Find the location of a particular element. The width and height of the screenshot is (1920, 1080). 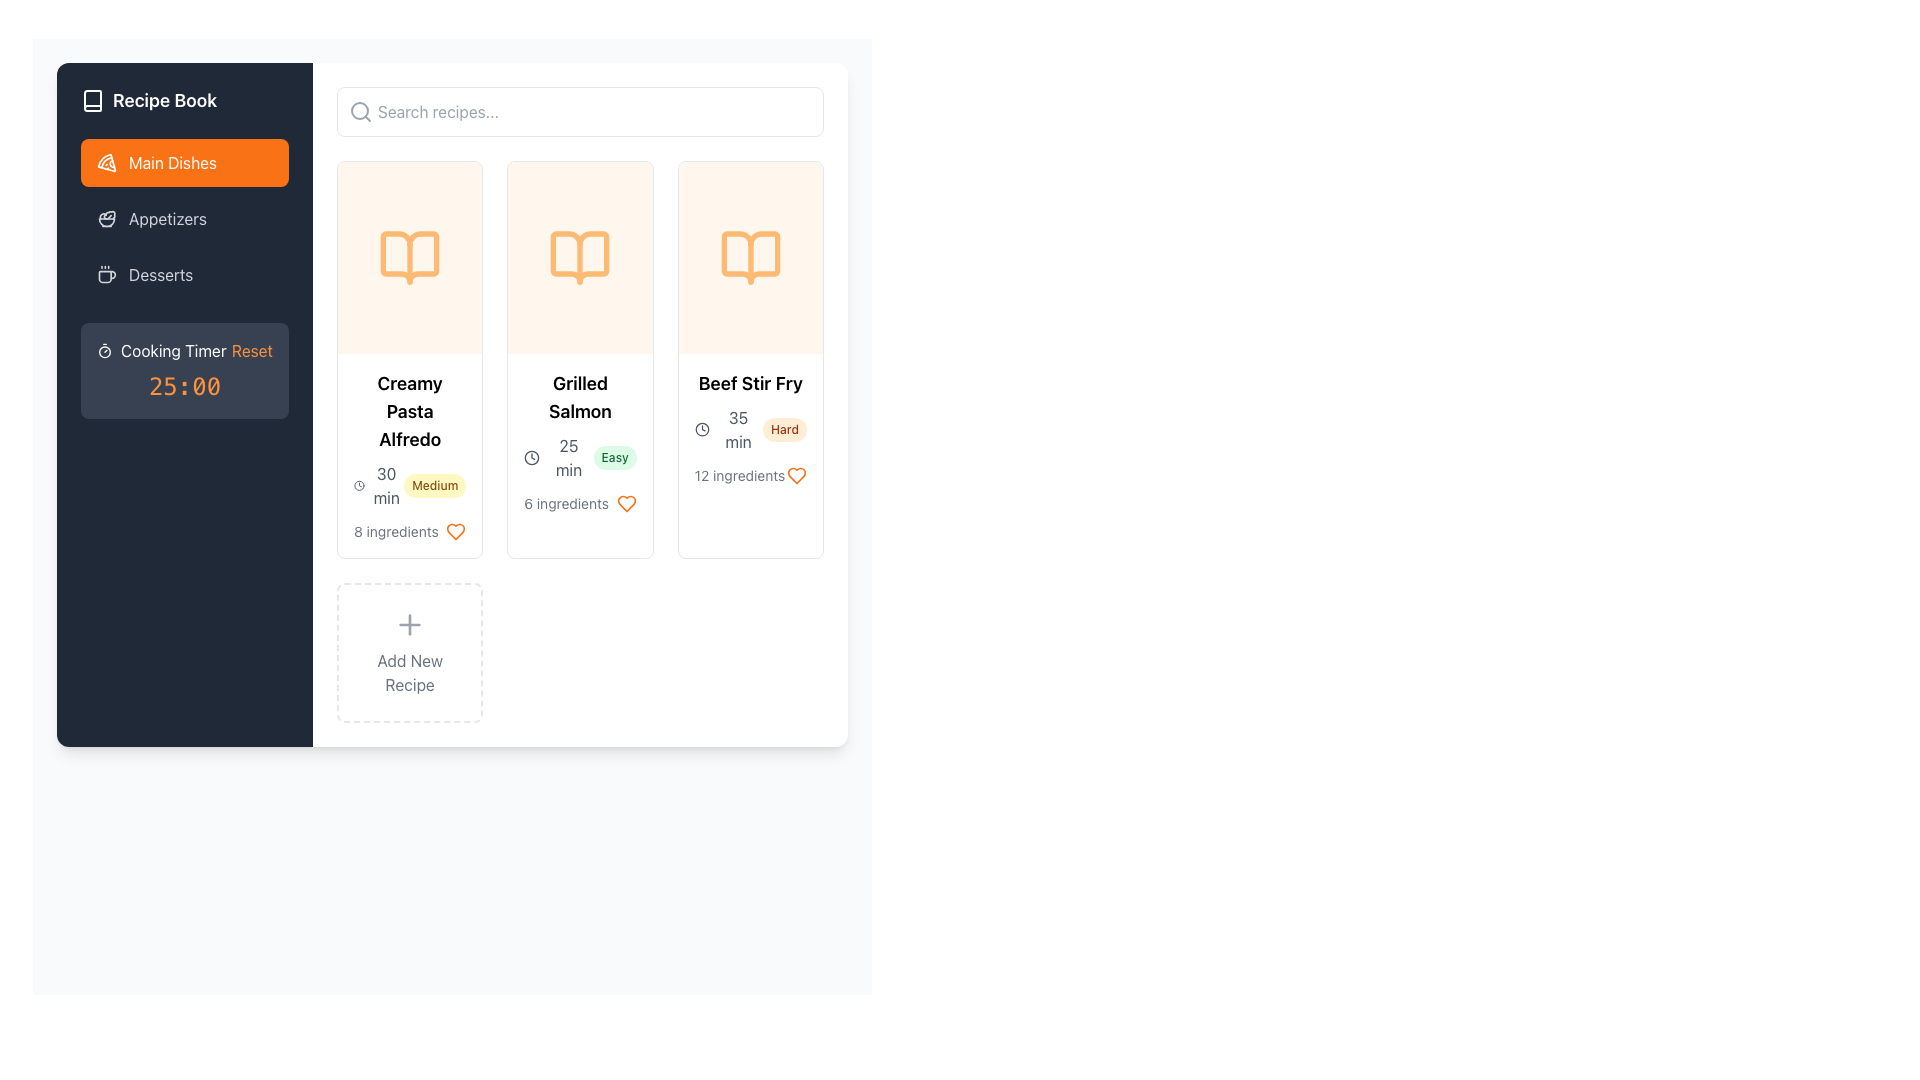

the Icon button that triggers the action of adding a new recipe is located at coordinates (409, 623).